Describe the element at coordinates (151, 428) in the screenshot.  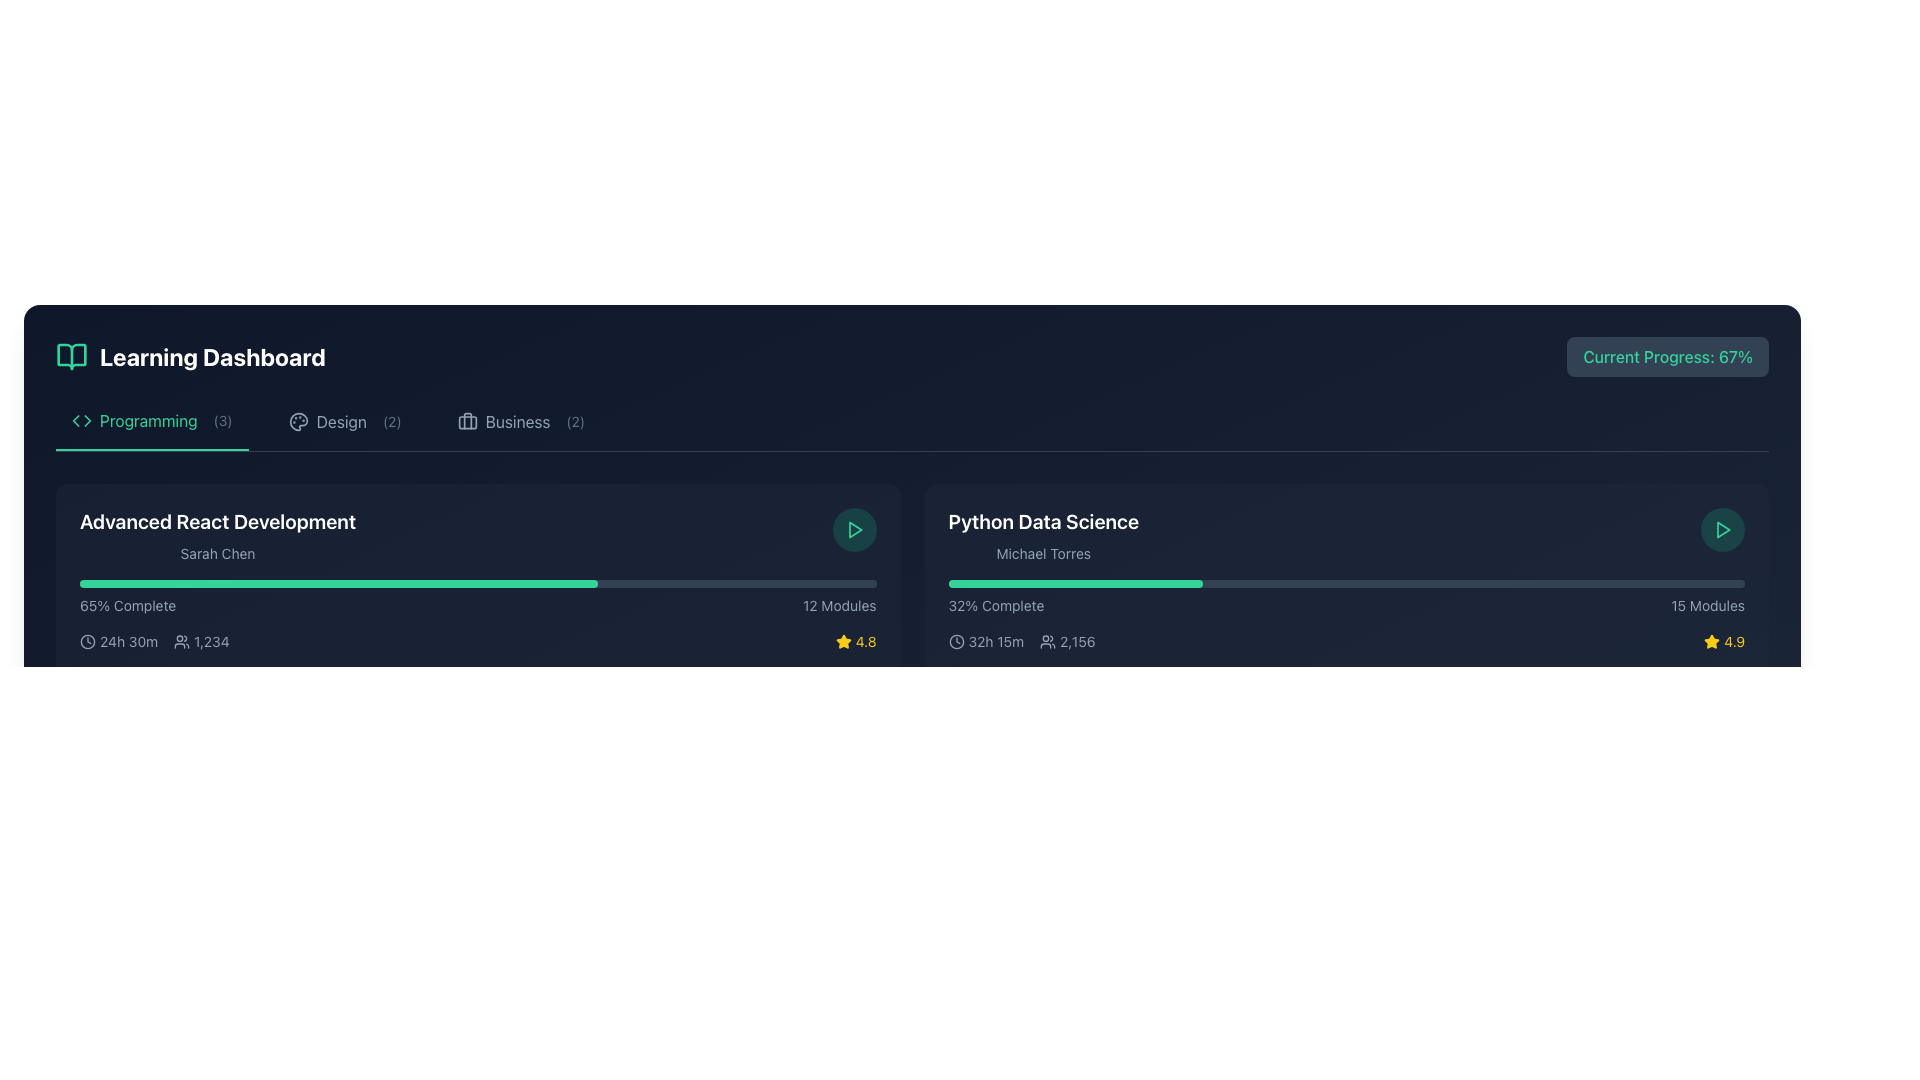
I see `the 'Programming' navigation tab located at the top of the interface` at that location.